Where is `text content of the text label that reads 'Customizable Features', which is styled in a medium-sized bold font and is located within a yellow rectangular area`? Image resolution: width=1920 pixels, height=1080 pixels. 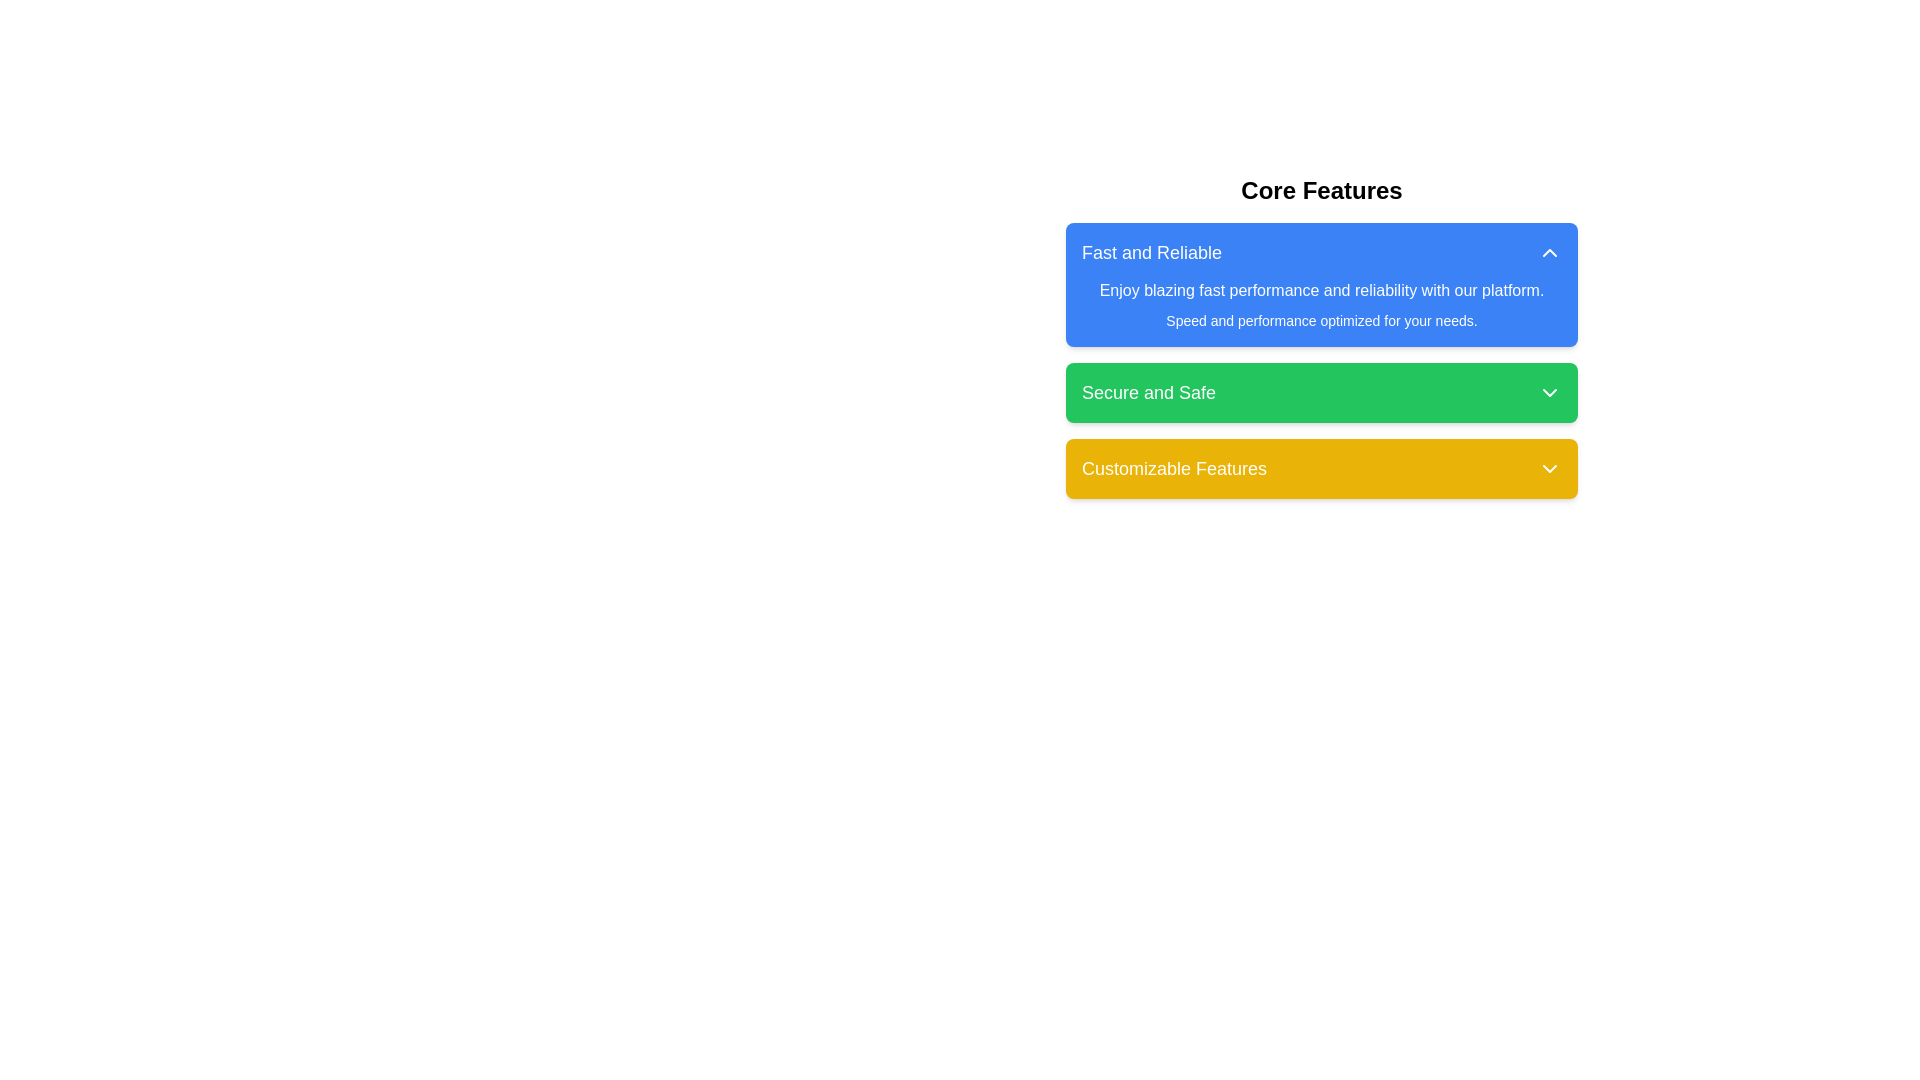
text content of the text label that reads 'Customizable Features', which is styled in a medium-sized bold font and is located within a yellow rectangular area is located at coordinates (1174, 469).